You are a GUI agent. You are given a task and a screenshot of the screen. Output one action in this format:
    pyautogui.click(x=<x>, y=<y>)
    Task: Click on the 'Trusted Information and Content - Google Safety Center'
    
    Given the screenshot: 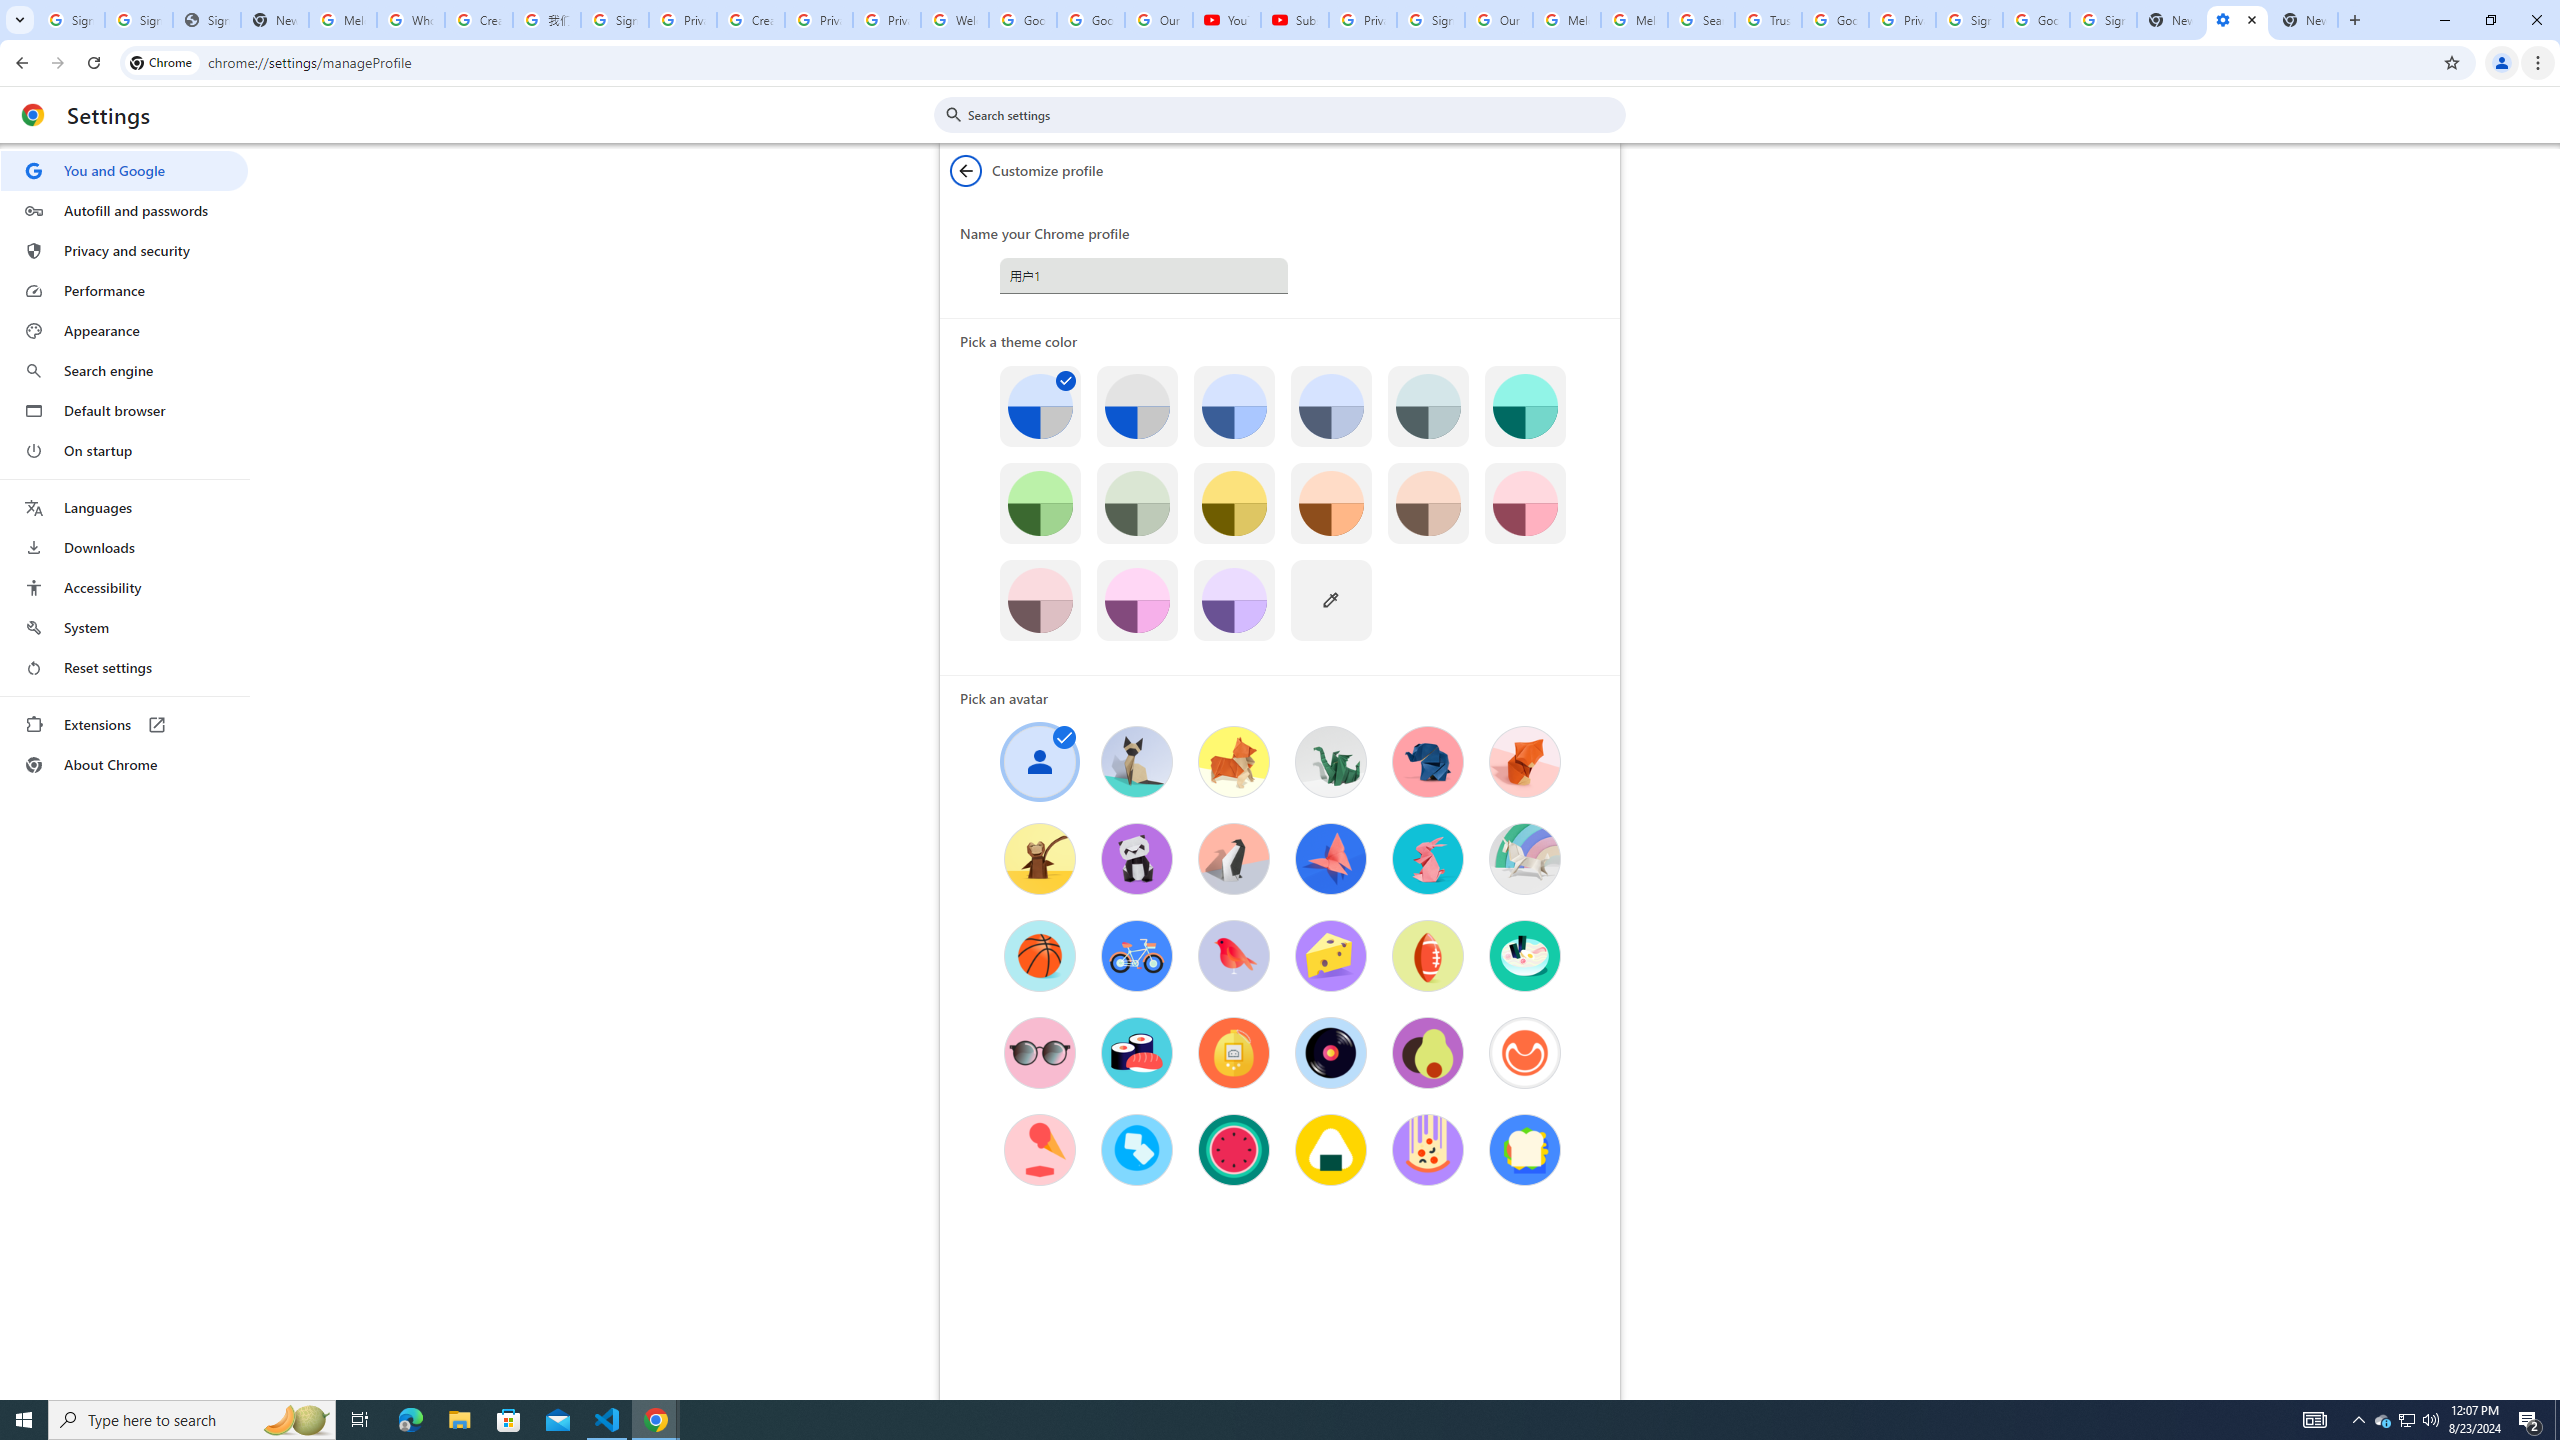 What is the action you would take?
    pyautogui.click(x=1766, y=19)
    